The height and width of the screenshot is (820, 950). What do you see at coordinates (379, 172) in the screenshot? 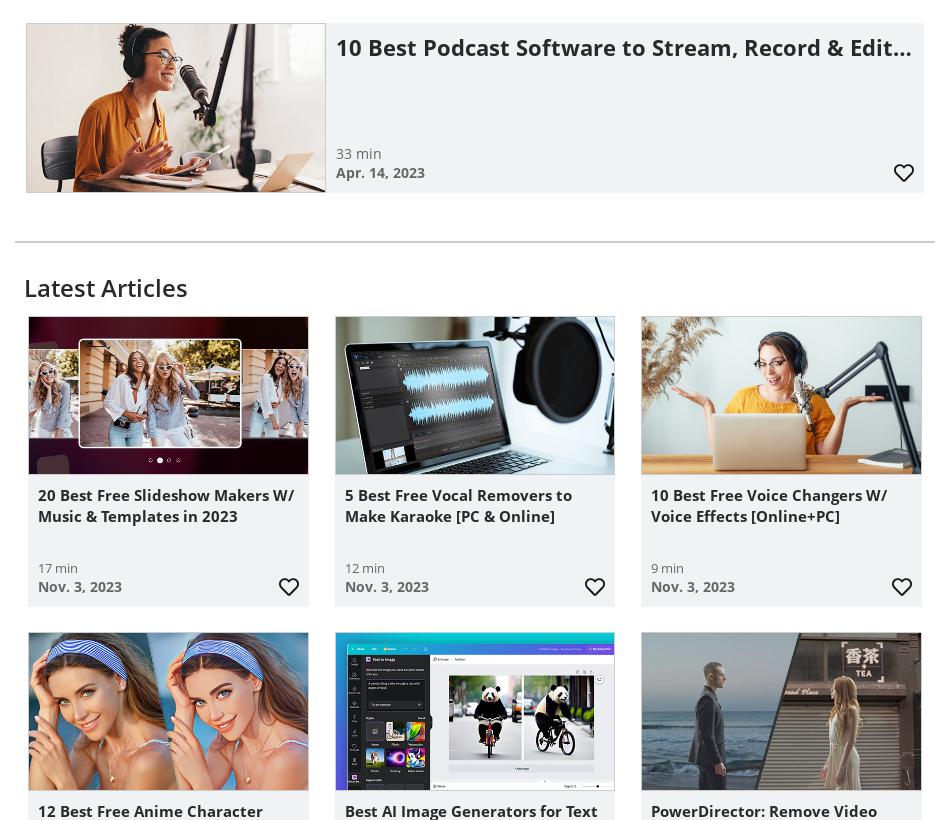
I see `'Apr. 14, 2023'` at bounding box center [379, 172].